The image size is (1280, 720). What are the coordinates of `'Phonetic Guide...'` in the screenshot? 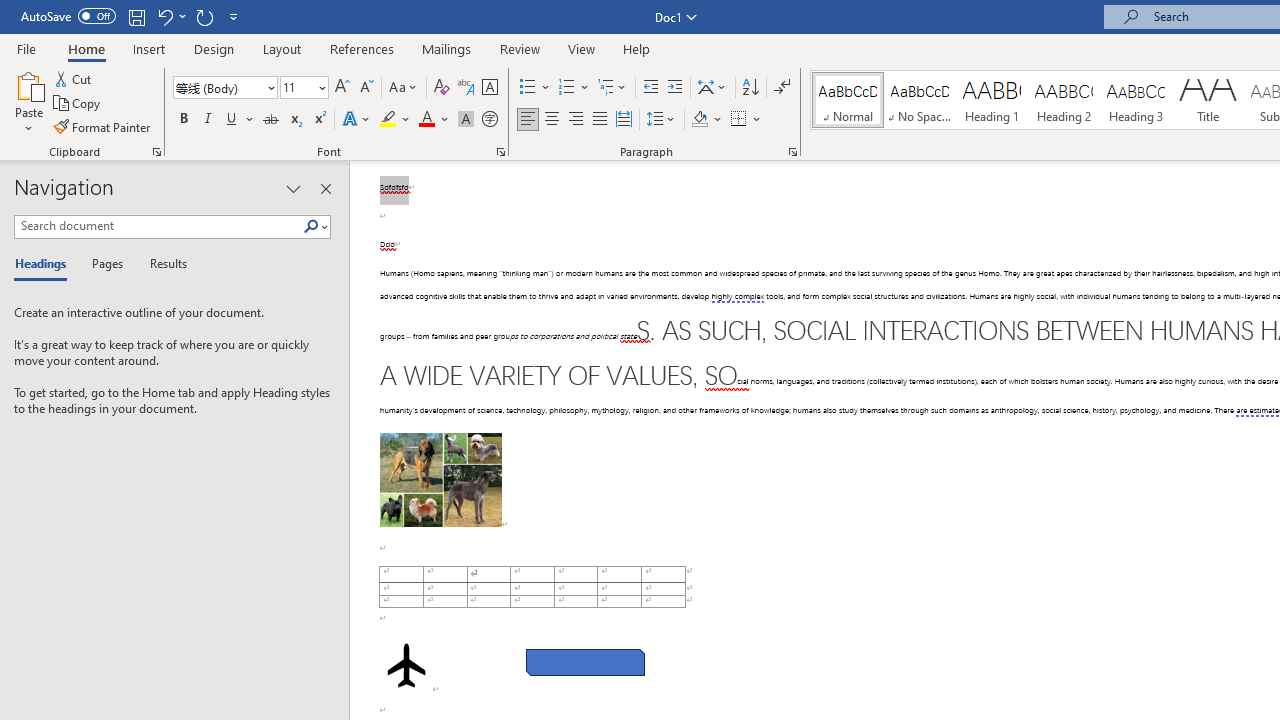 It's located at (464, 86).